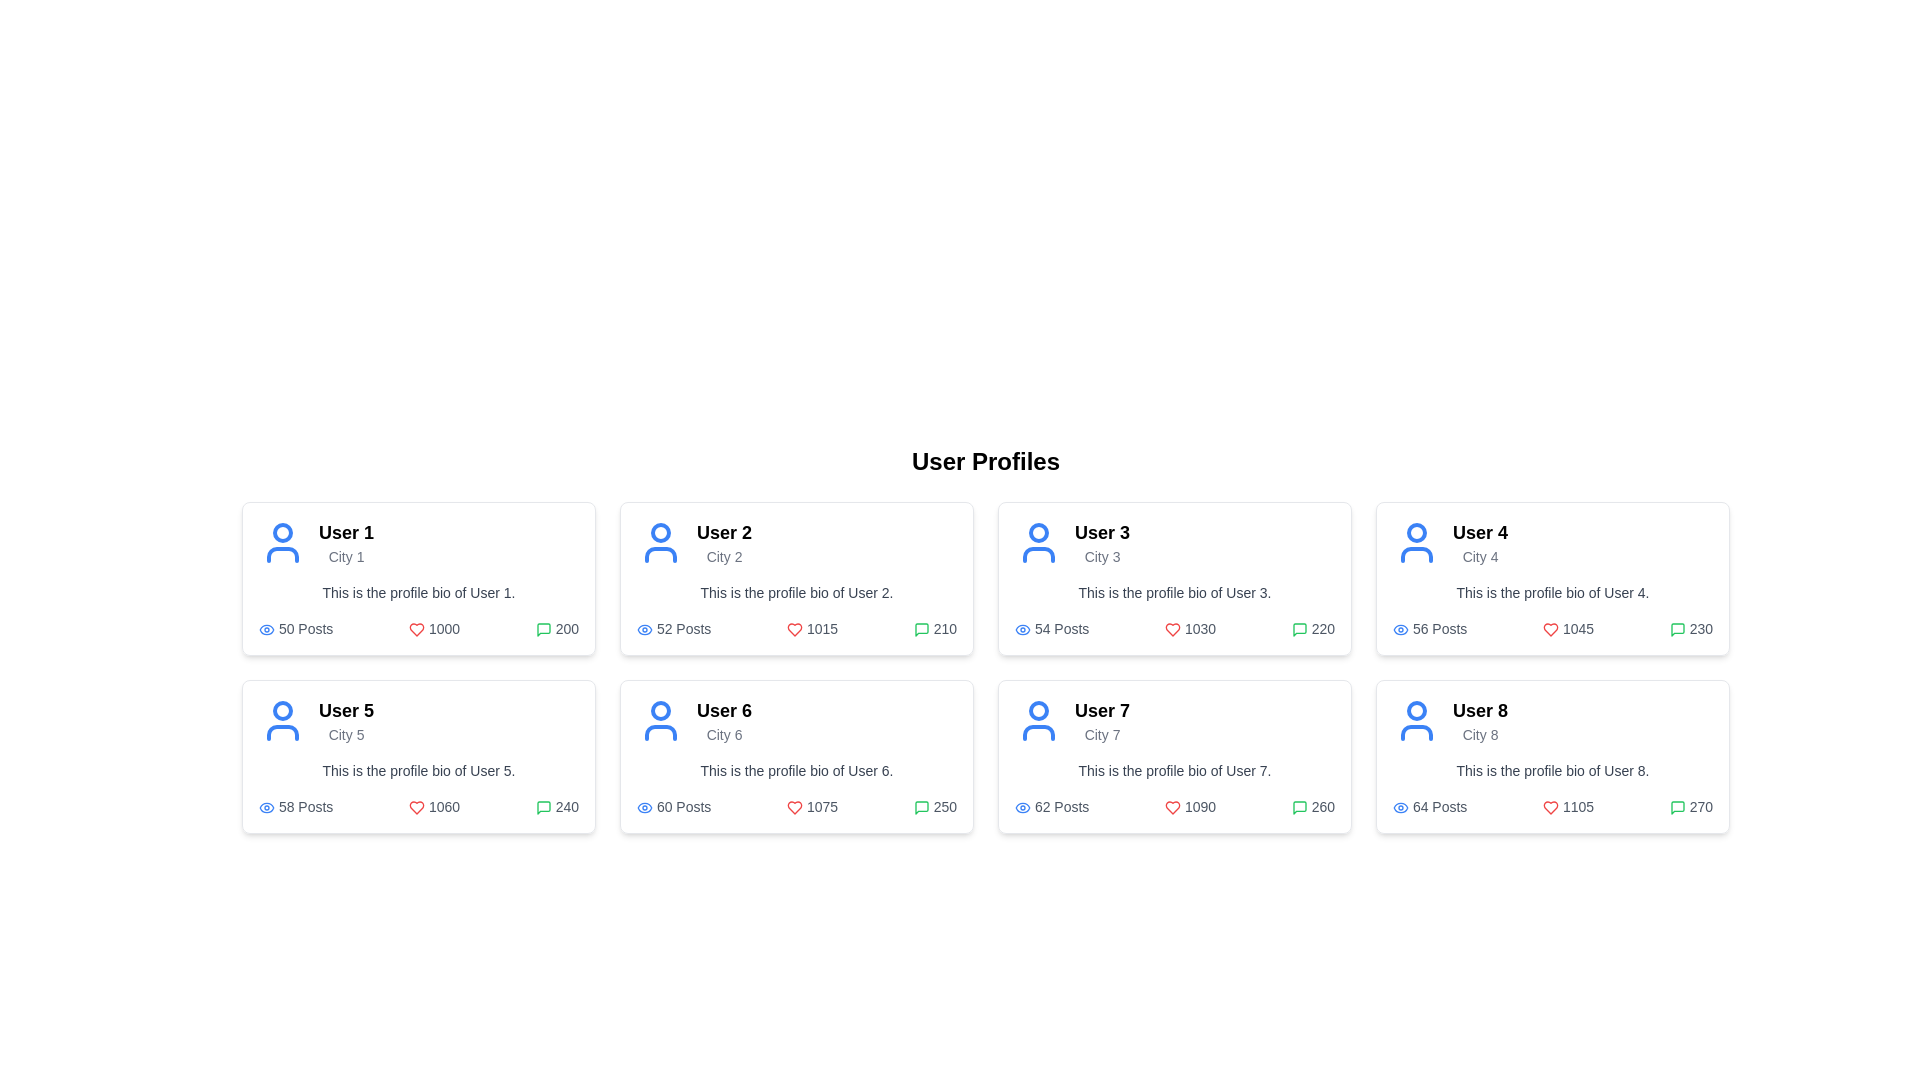  What do you see at coordinates (1480, 721) in the screenshot?
I see `the Text label that provides the name and city information of a user, located in the bottom-right corner of the last profile card, below the user avatar icon` at bounding box center [1480, 721].